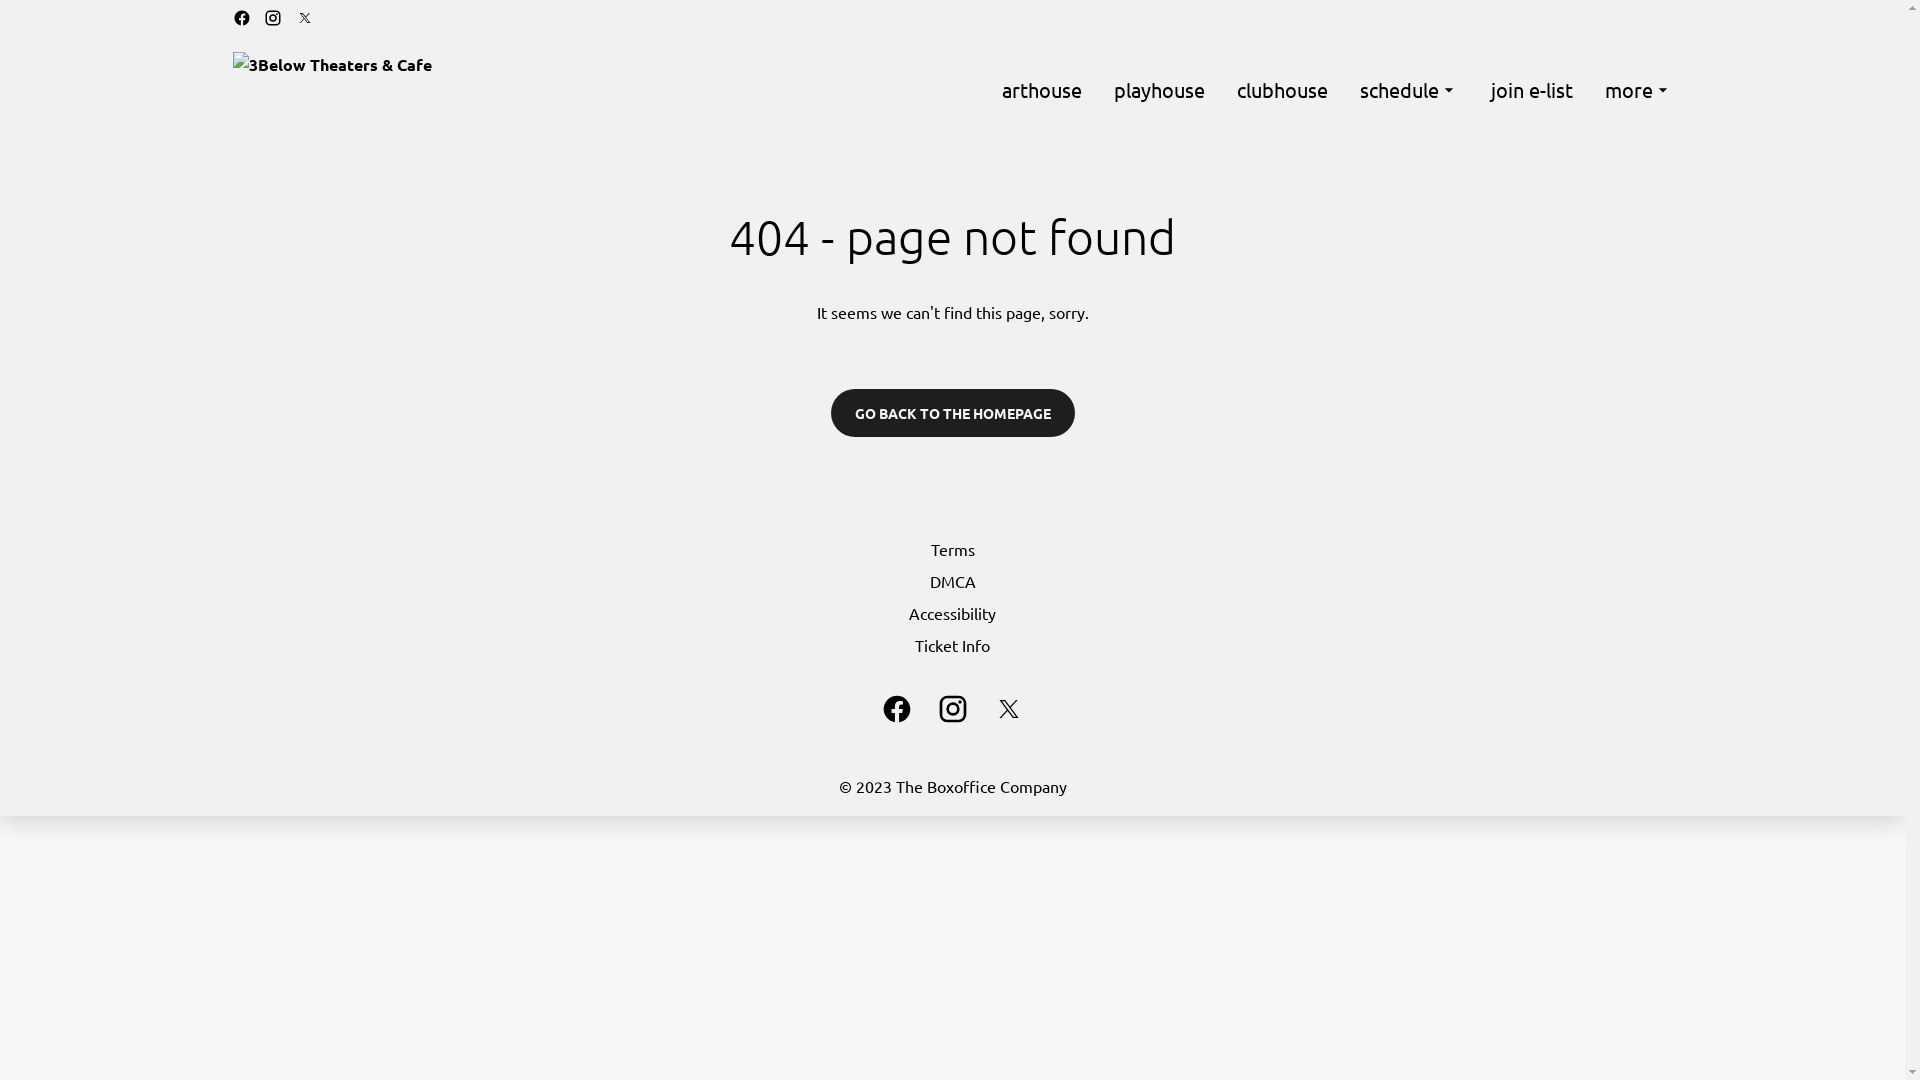 The image size is (1920, 1080). Describe the element at coordinates (895, 708) in the screenshot. I see `'facebook'` at that location.